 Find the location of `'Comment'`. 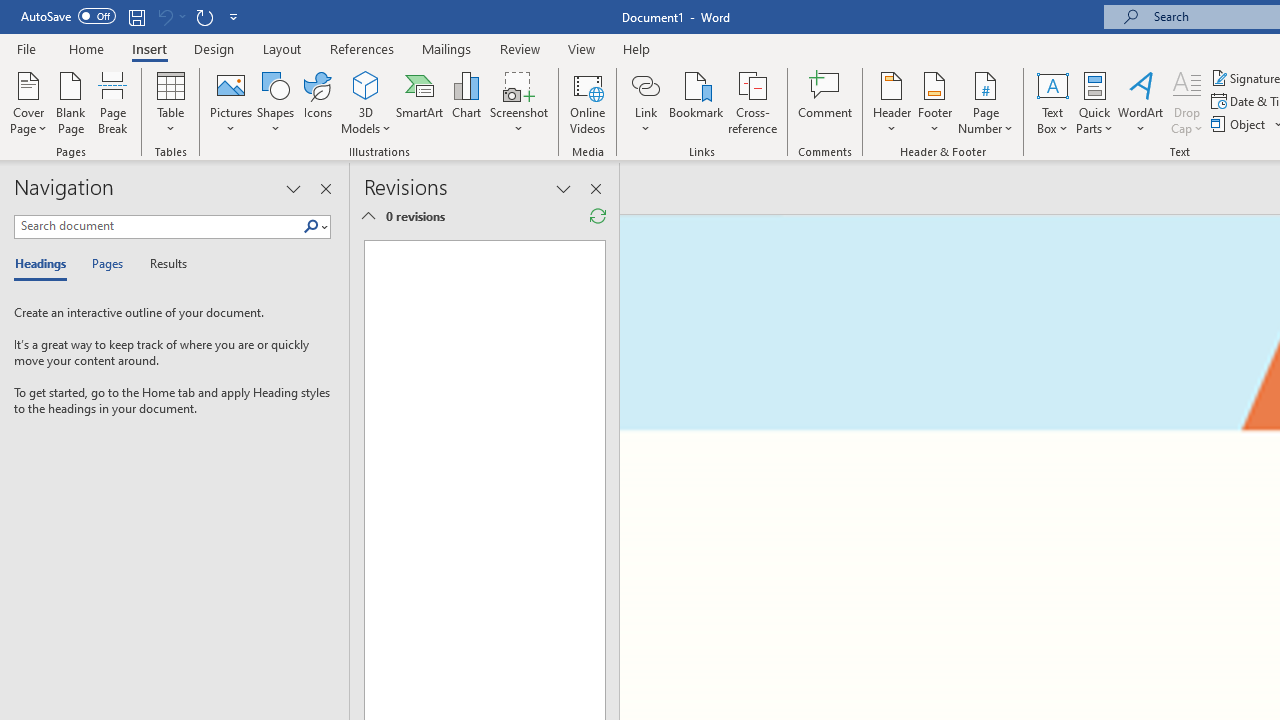

'Comment' is located at coordinates (825, 103).